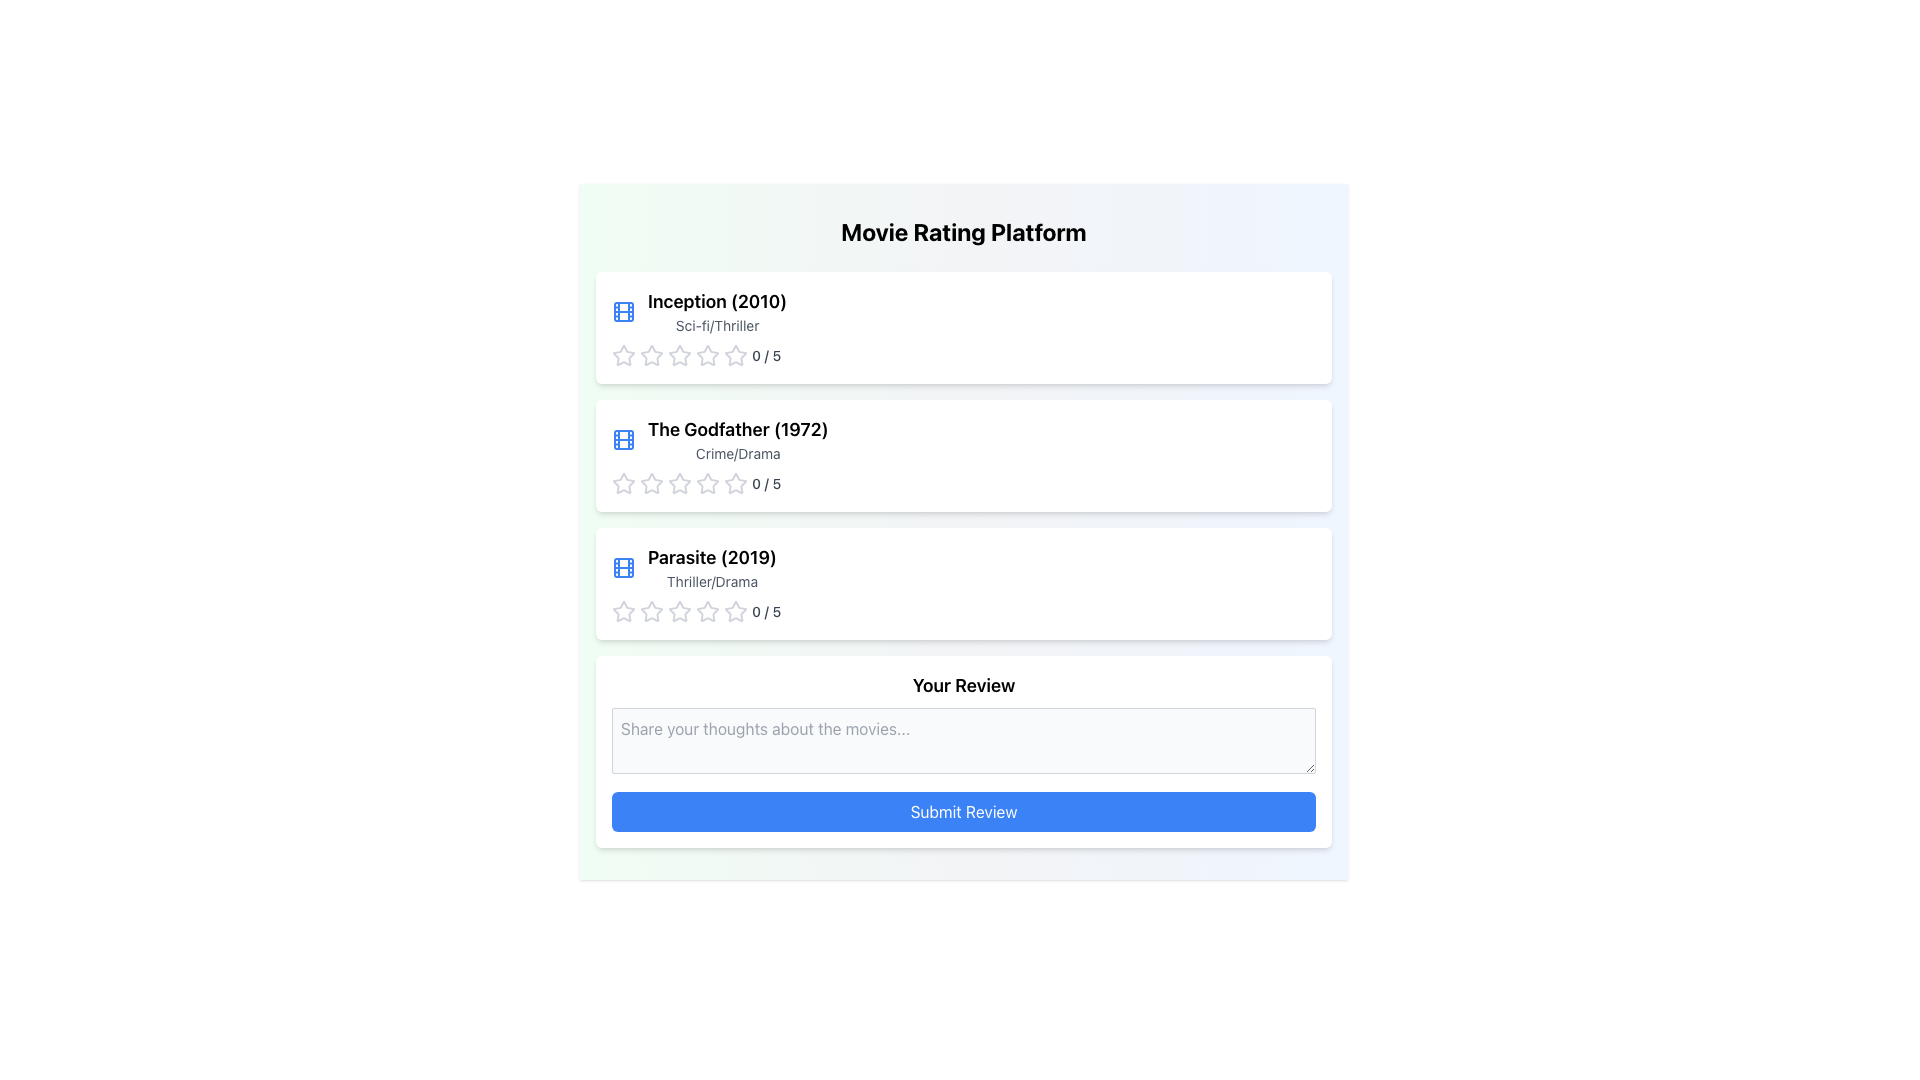 The width and height of the screenshot is (1920, 1080). I want to click on the hollow gray star-shaped icon in the rating section for the movie 'Parasite (2019)', so click(623, 610).